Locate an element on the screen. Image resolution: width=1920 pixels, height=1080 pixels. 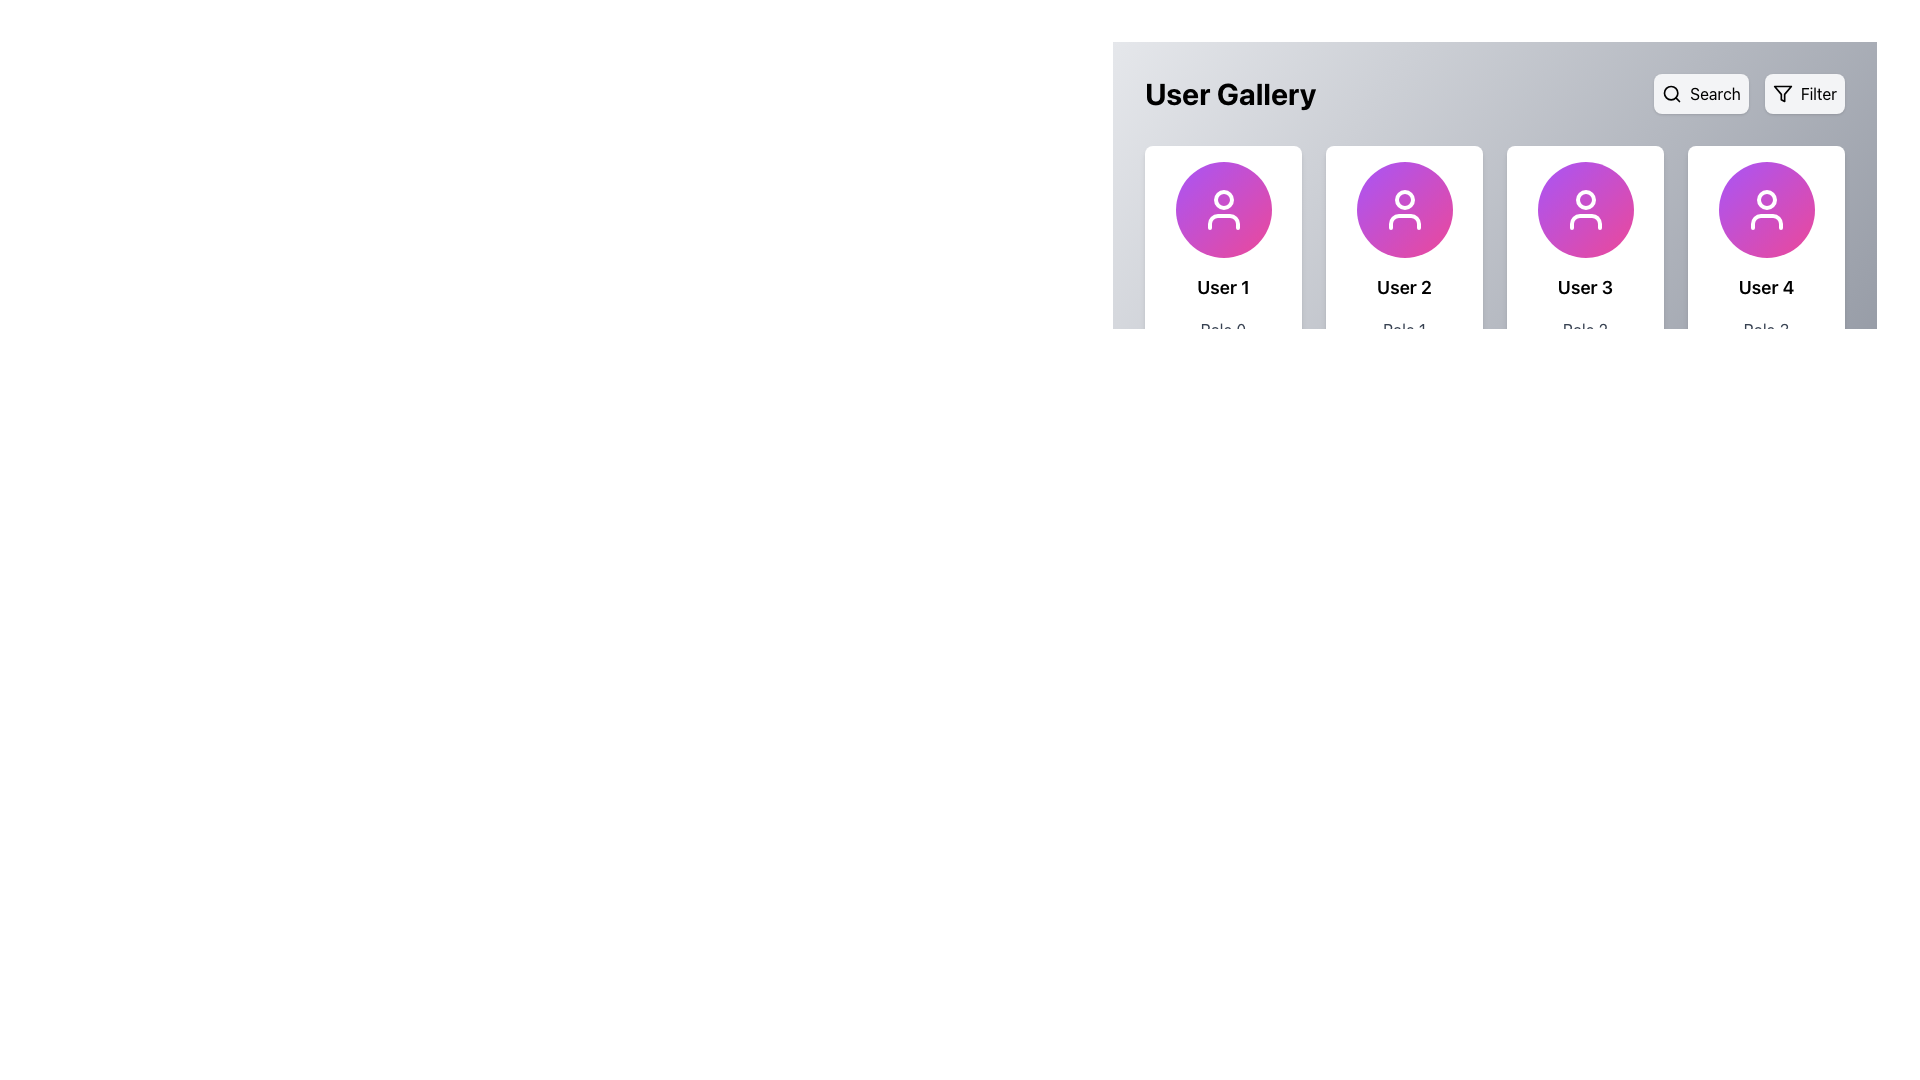
circular graphical element that represents the user's avatar located at the upper center of the 'User 1' card in the 'User Gallery' section is located at coordinates (1222, 200).